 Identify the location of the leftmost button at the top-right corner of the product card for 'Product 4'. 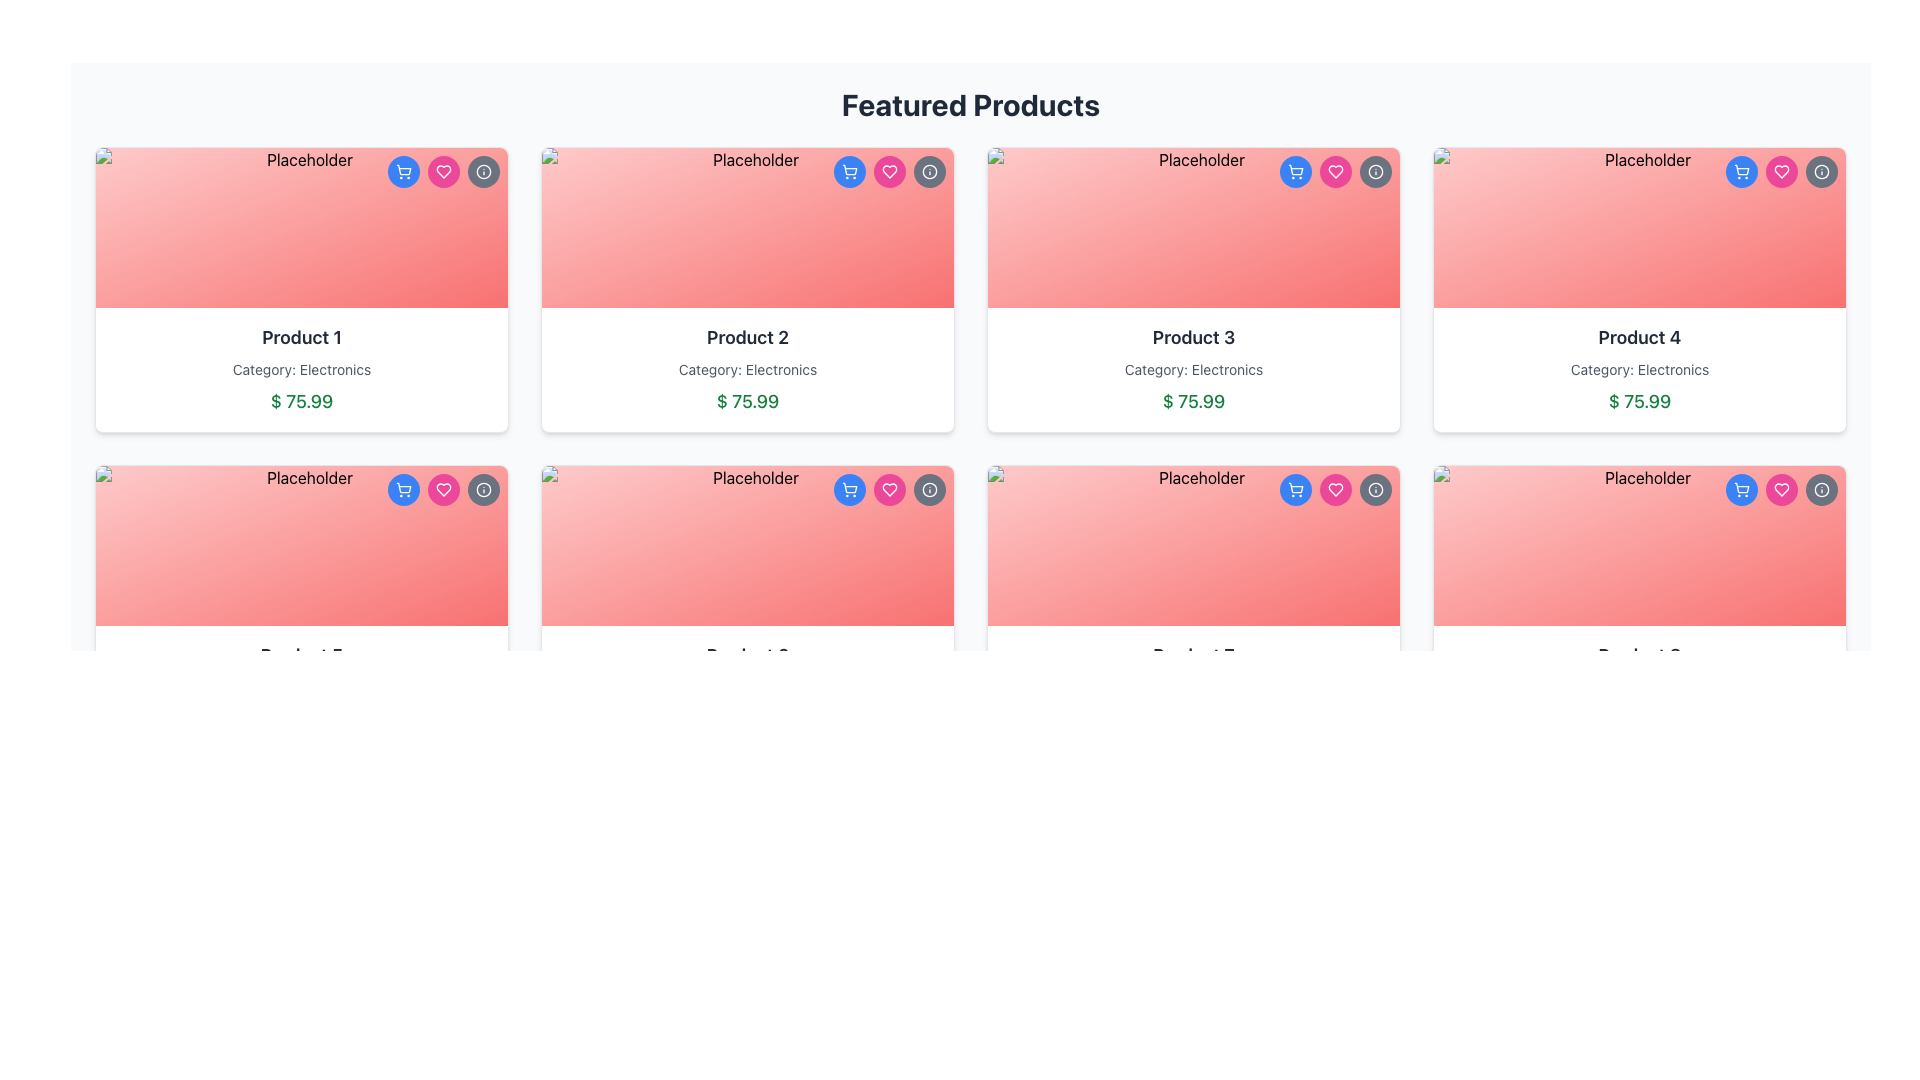
(1741, 489).